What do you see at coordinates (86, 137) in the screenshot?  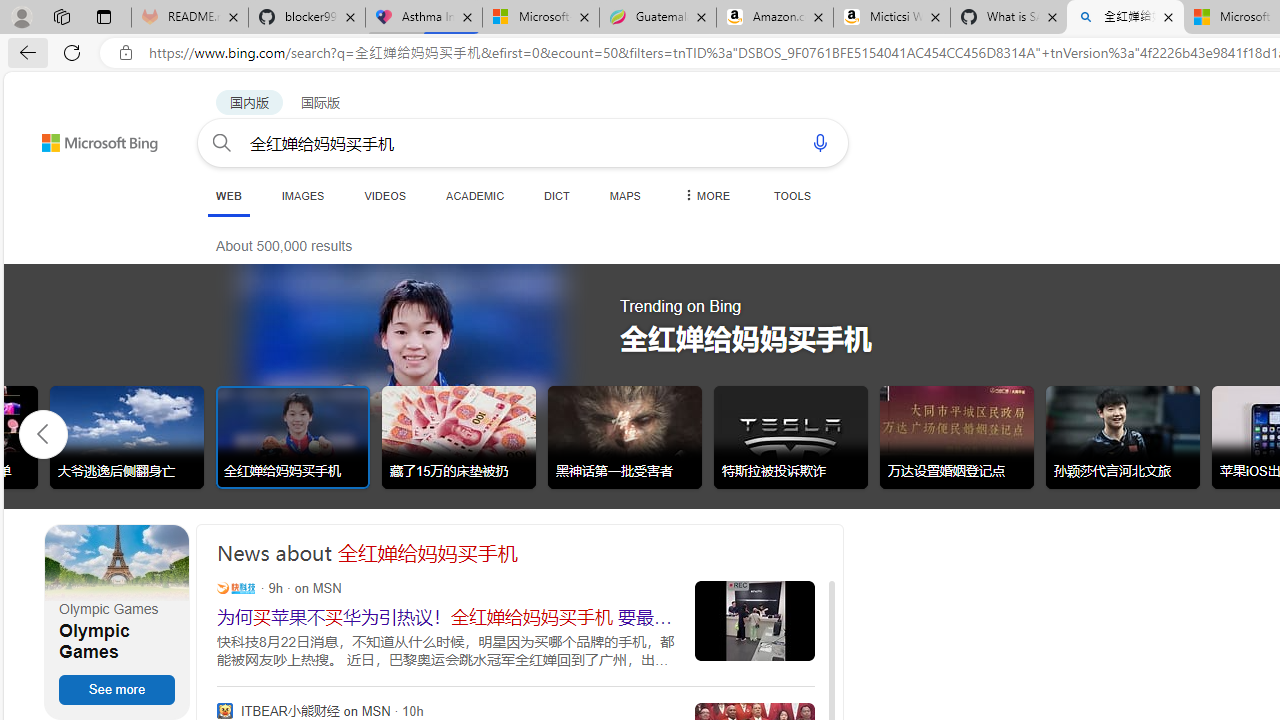 I see `'Back to Bing search'` at bounding box center [86, 137].